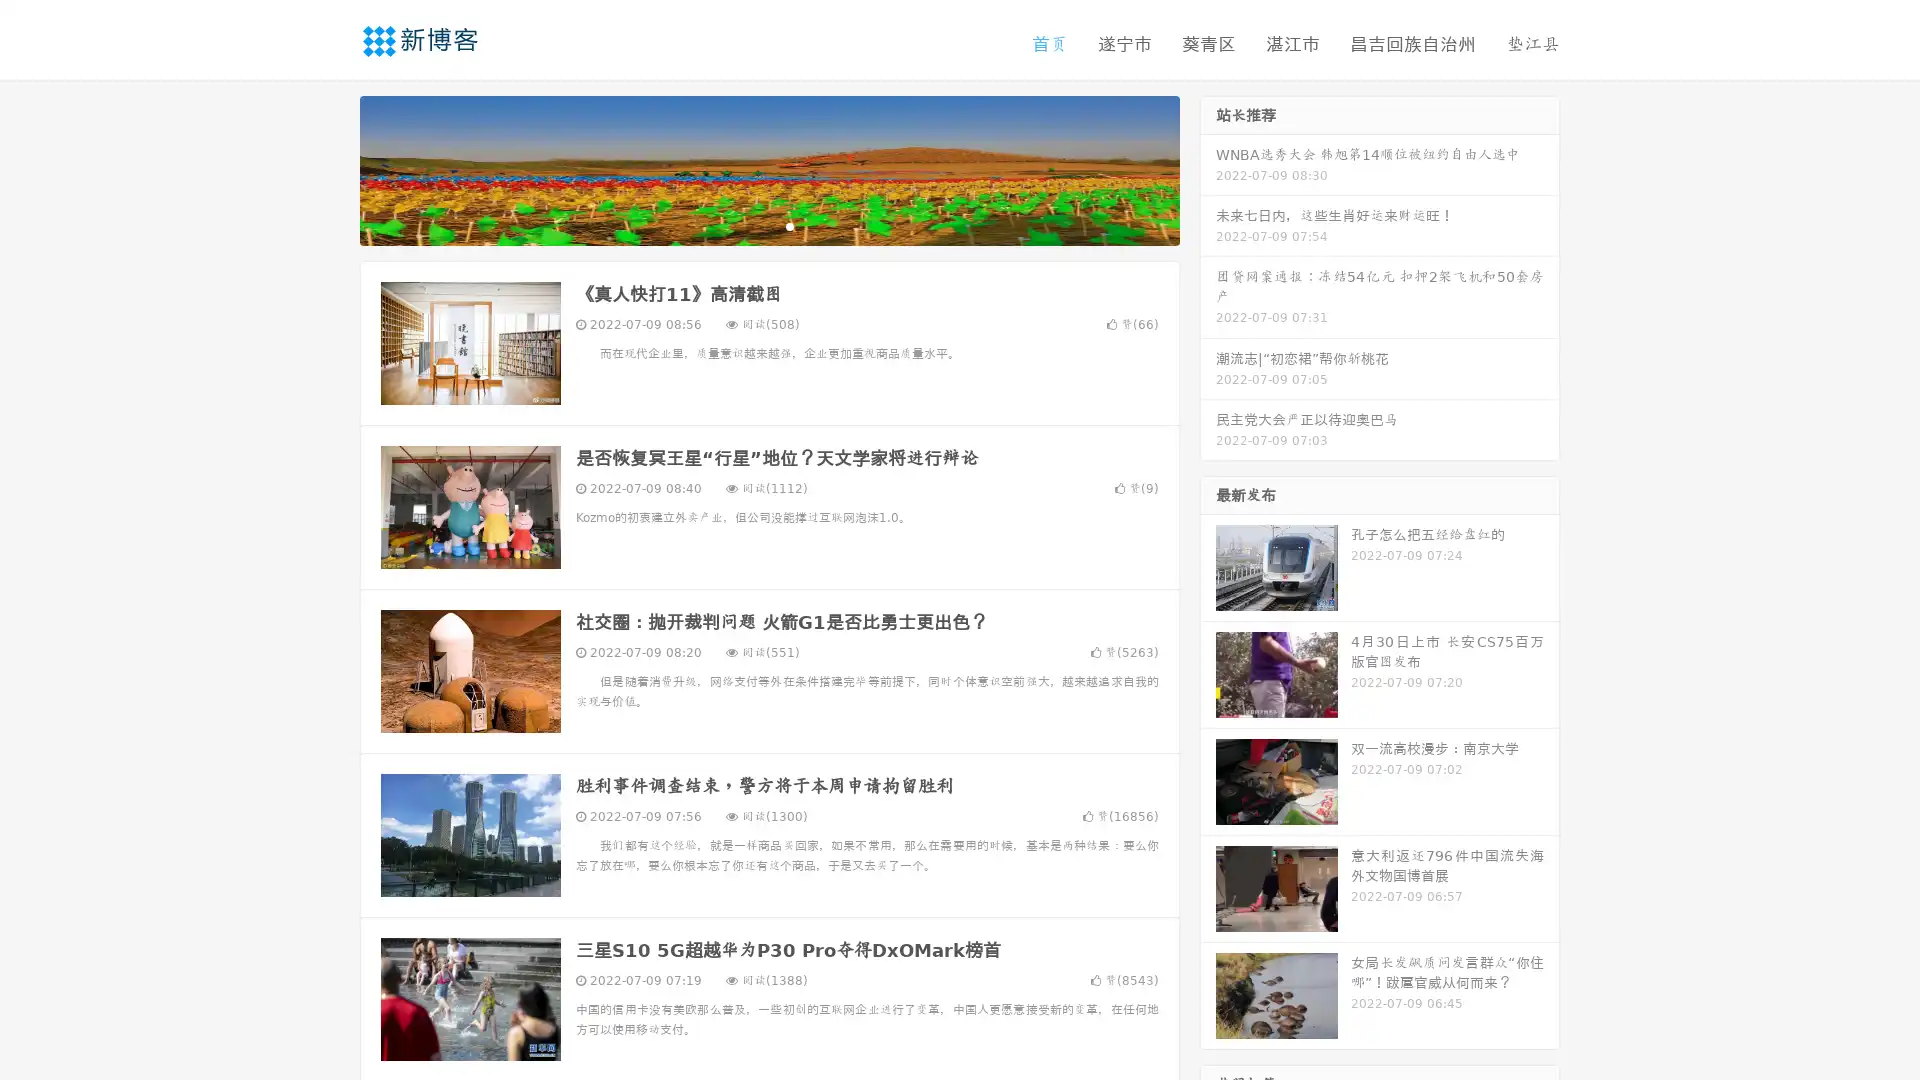 This screenshot has height=1080, width=1920. Describe the element at coordinates (1208, 168) in the screenshot. I see `Next slide` at that location.